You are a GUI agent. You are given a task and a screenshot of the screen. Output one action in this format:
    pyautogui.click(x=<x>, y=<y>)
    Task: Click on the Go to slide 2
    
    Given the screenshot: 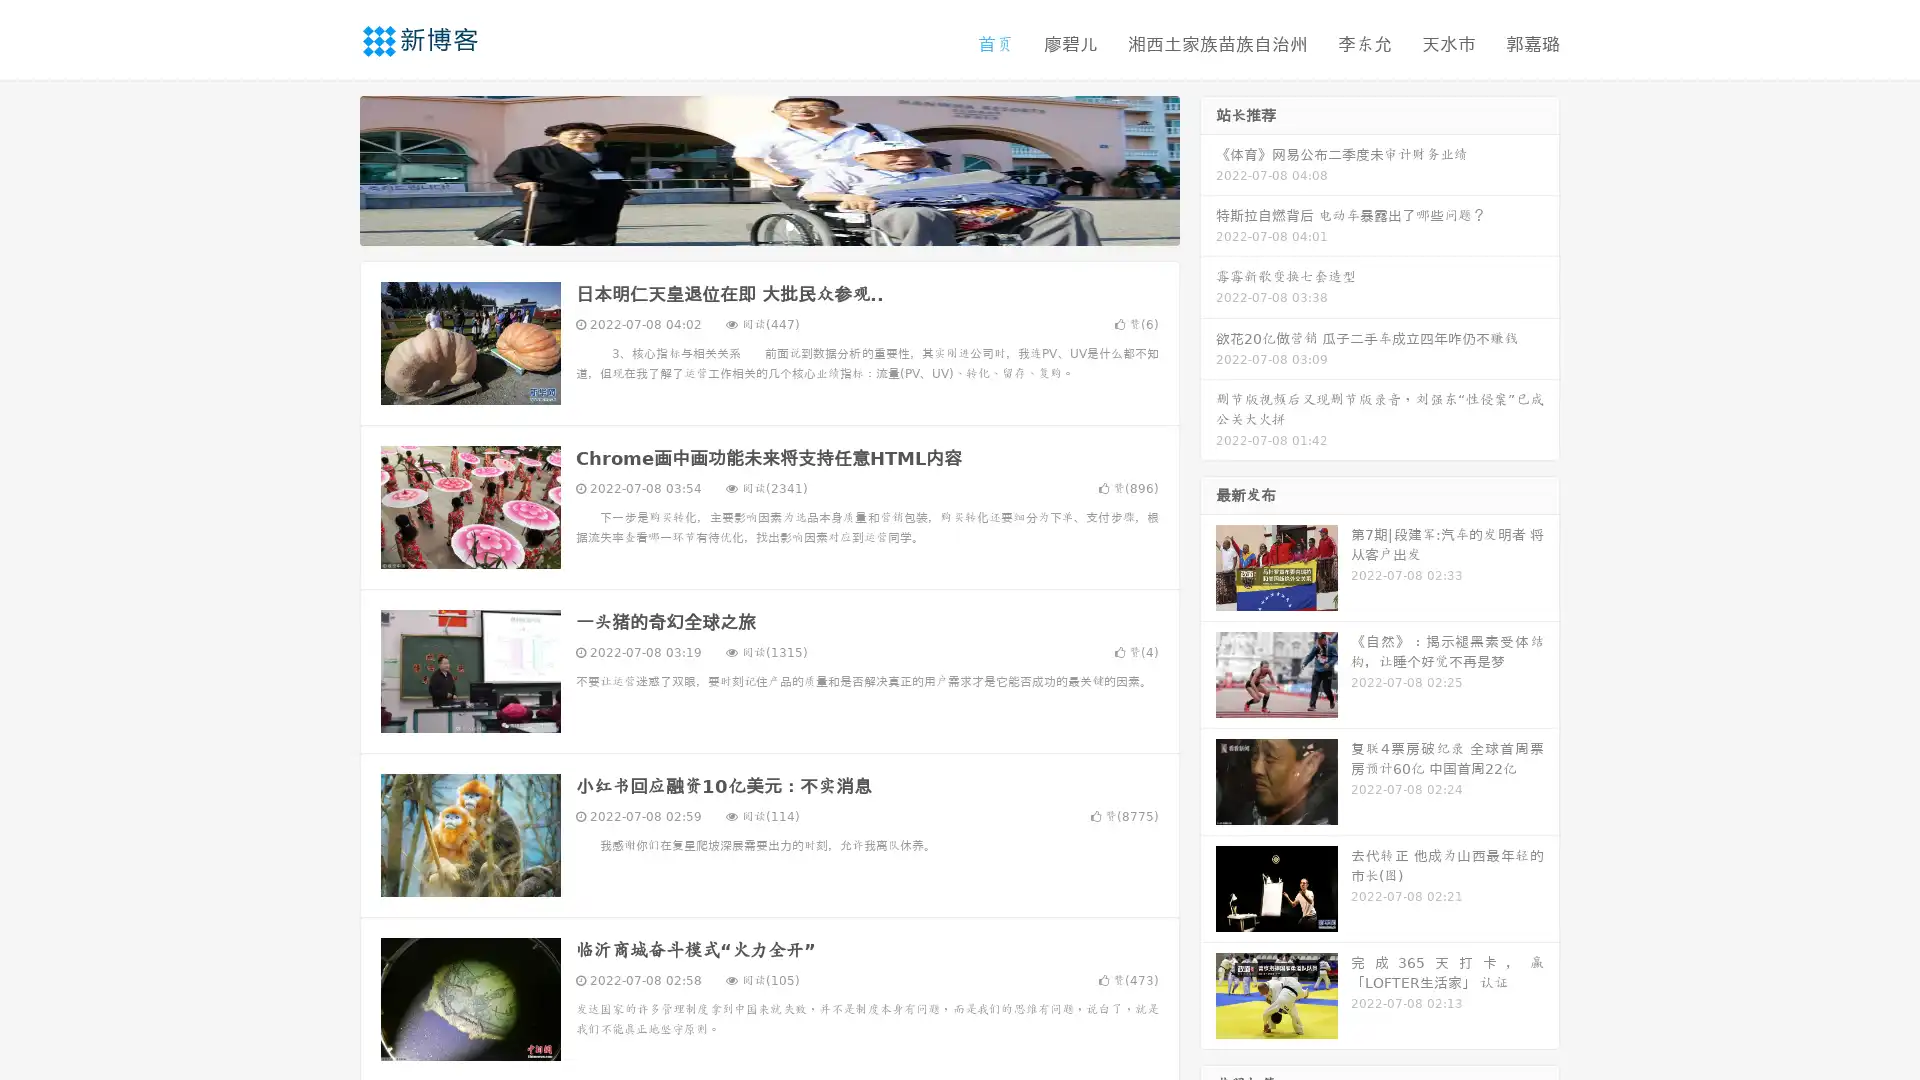 What is the action you would take?
    pyautogui.click(x=768, y=225)
    